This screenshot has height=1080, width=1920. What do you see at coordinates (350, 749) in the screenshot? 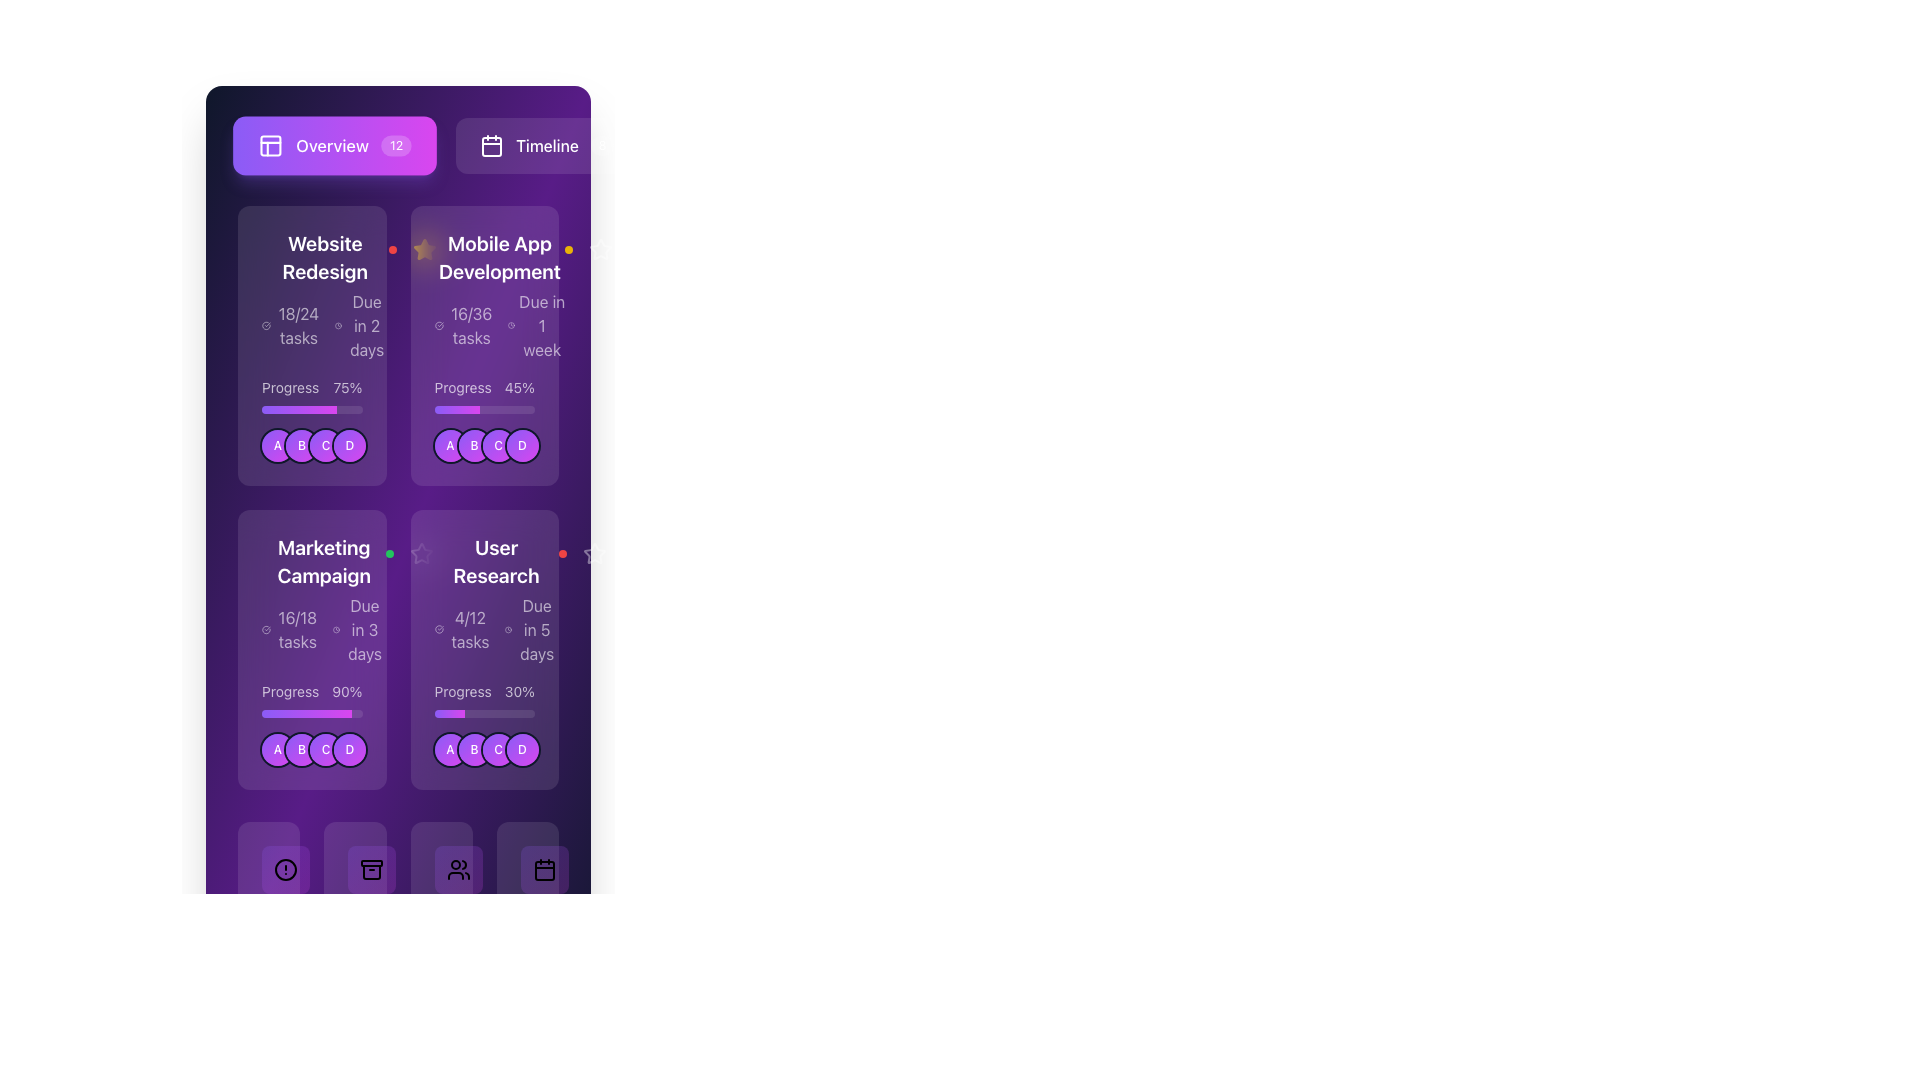
I see `the circular badge labeled 'D', which is the rightmost badge in a row of four badges with gradient colors and a white letter 'D' in the center` at bounding box center [350, 749].